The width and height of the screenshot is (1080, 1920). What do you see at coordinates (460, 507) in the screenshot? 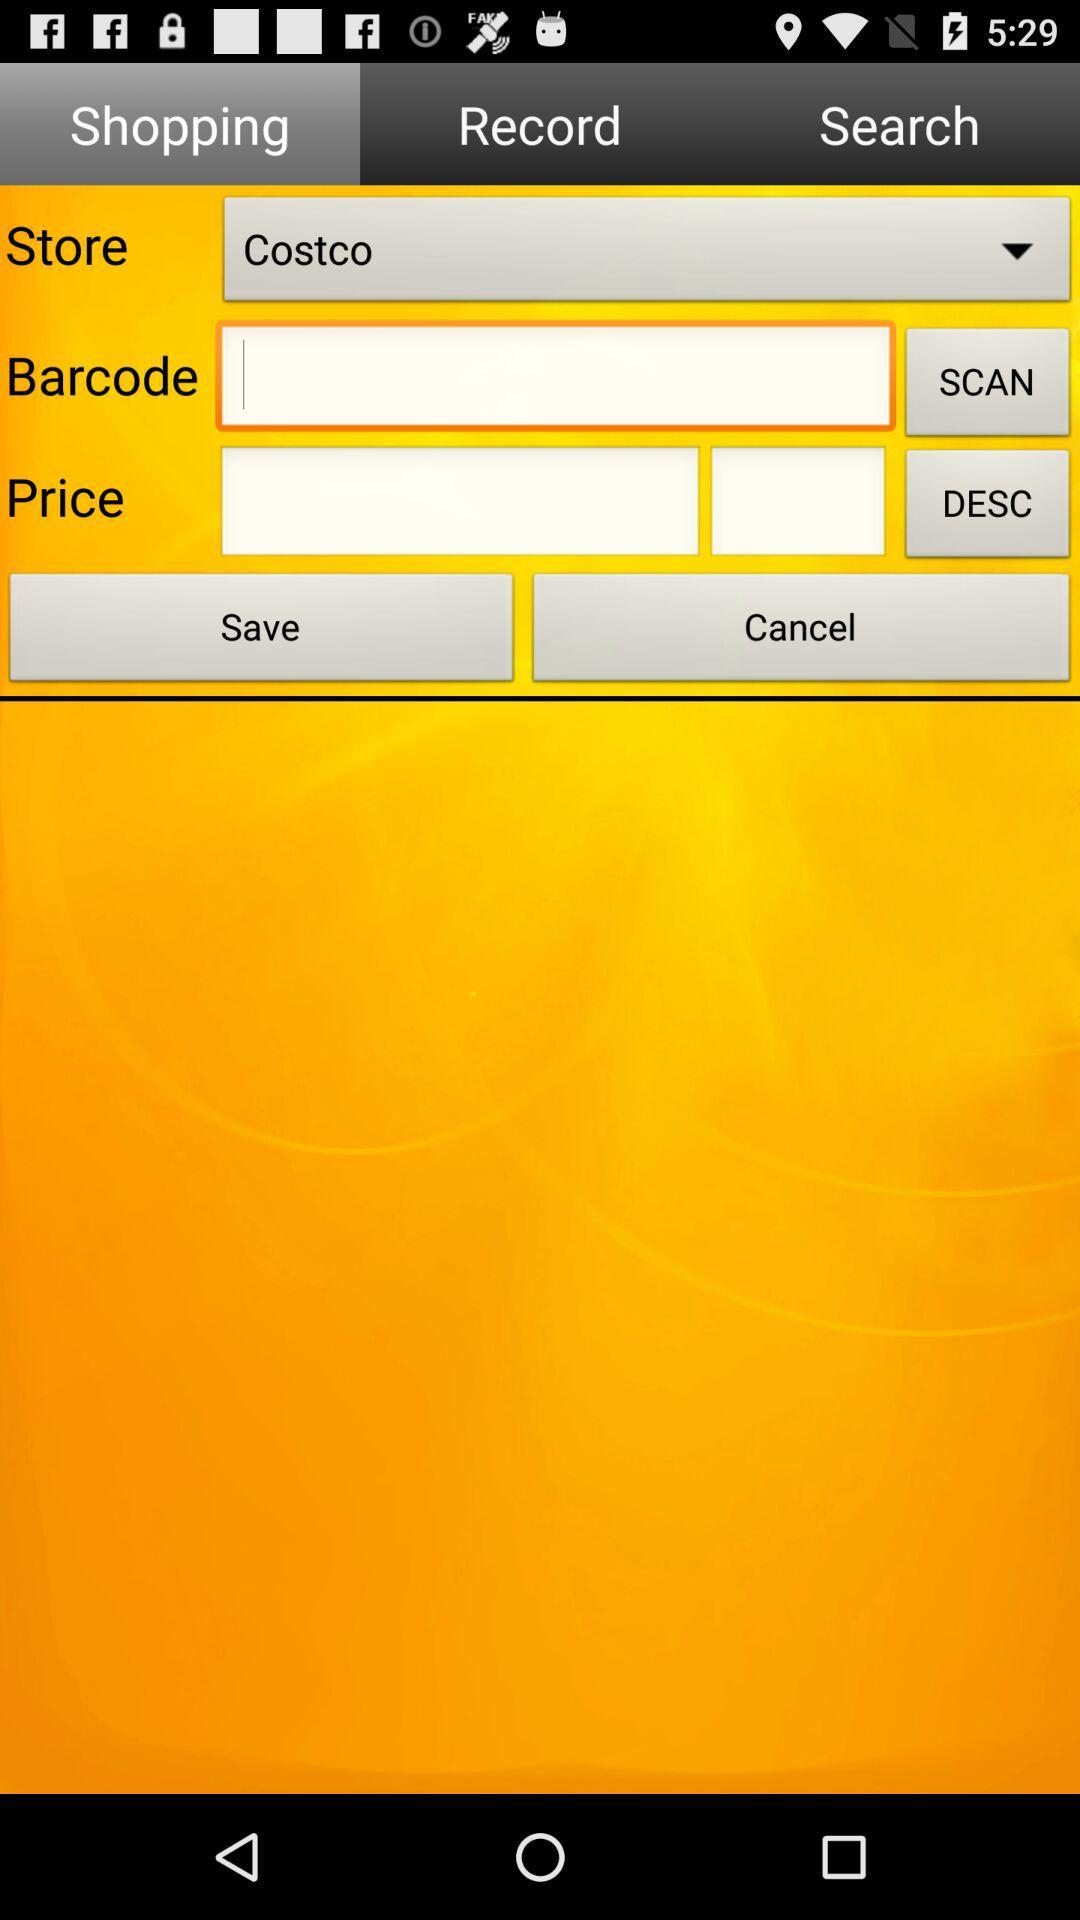
I see `value for product` at bounding box center [460, 507].